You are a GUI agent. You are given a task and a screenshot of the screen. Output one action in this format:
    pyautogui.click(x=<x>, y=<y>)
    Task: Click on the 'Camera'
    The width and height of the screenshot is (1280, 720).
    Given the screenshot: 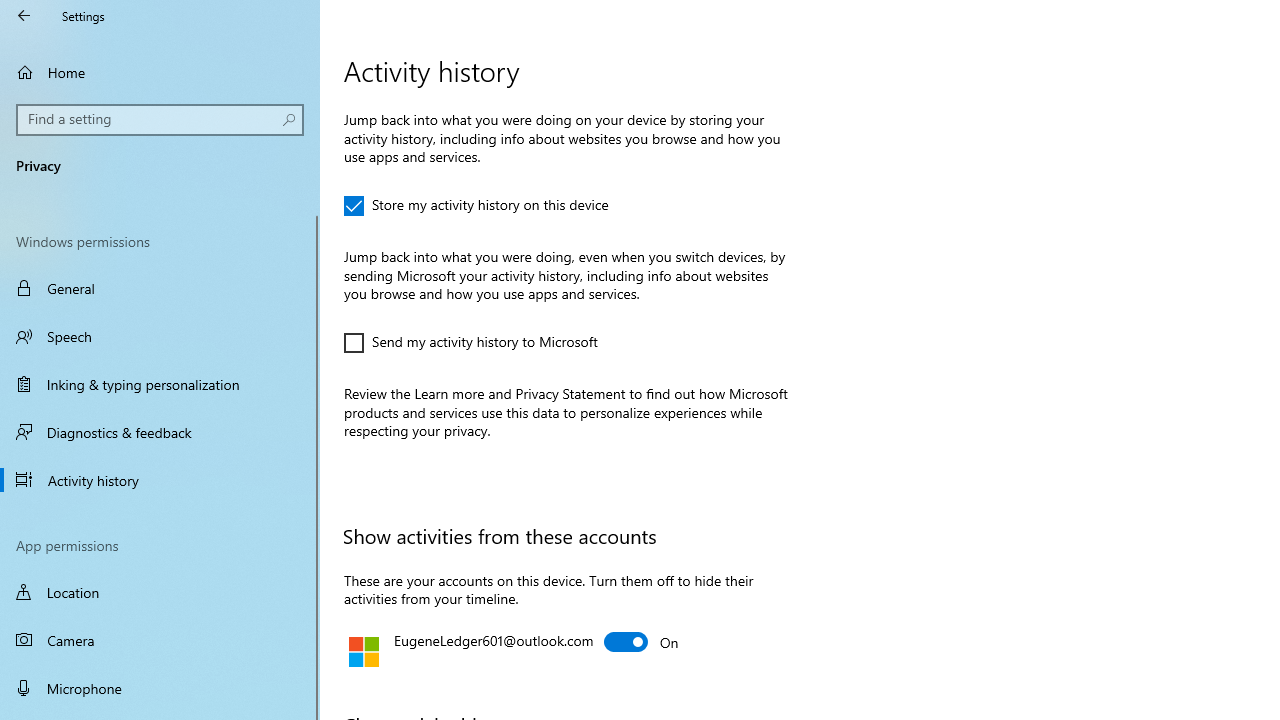 What is the action you would take?
    pyautogui.click(x=160, y=640)
    